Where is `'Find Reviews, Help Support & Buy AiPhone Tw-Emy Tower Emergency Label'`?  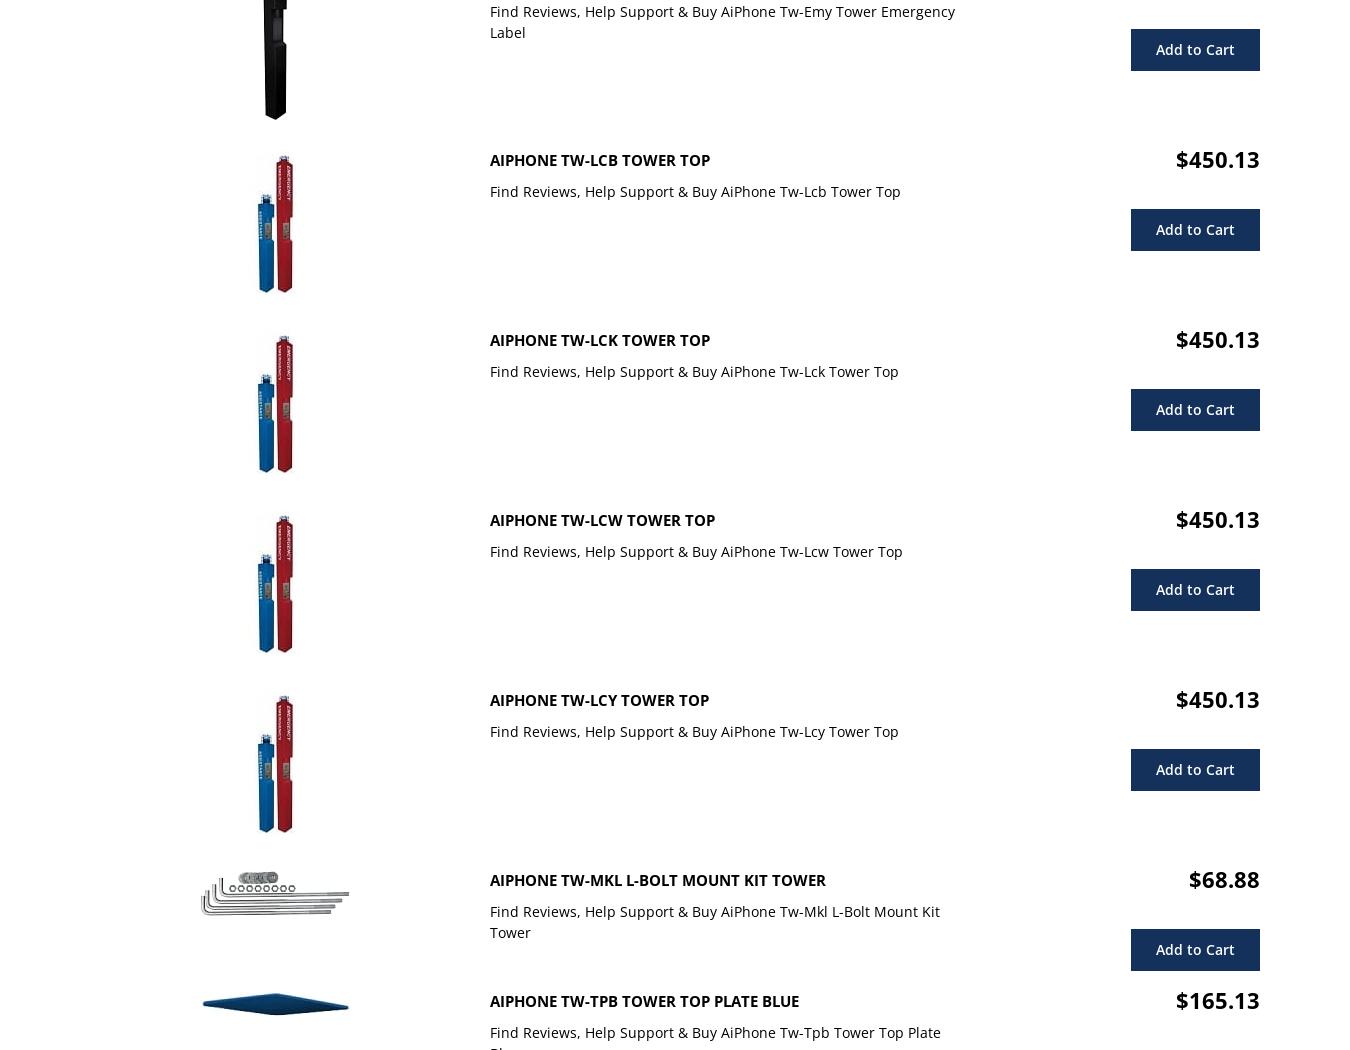 'Find Reviews, Help Support & Buy AiPhone Tw-Emy Tower Emergency Label' is located at coordinates (721, 22).